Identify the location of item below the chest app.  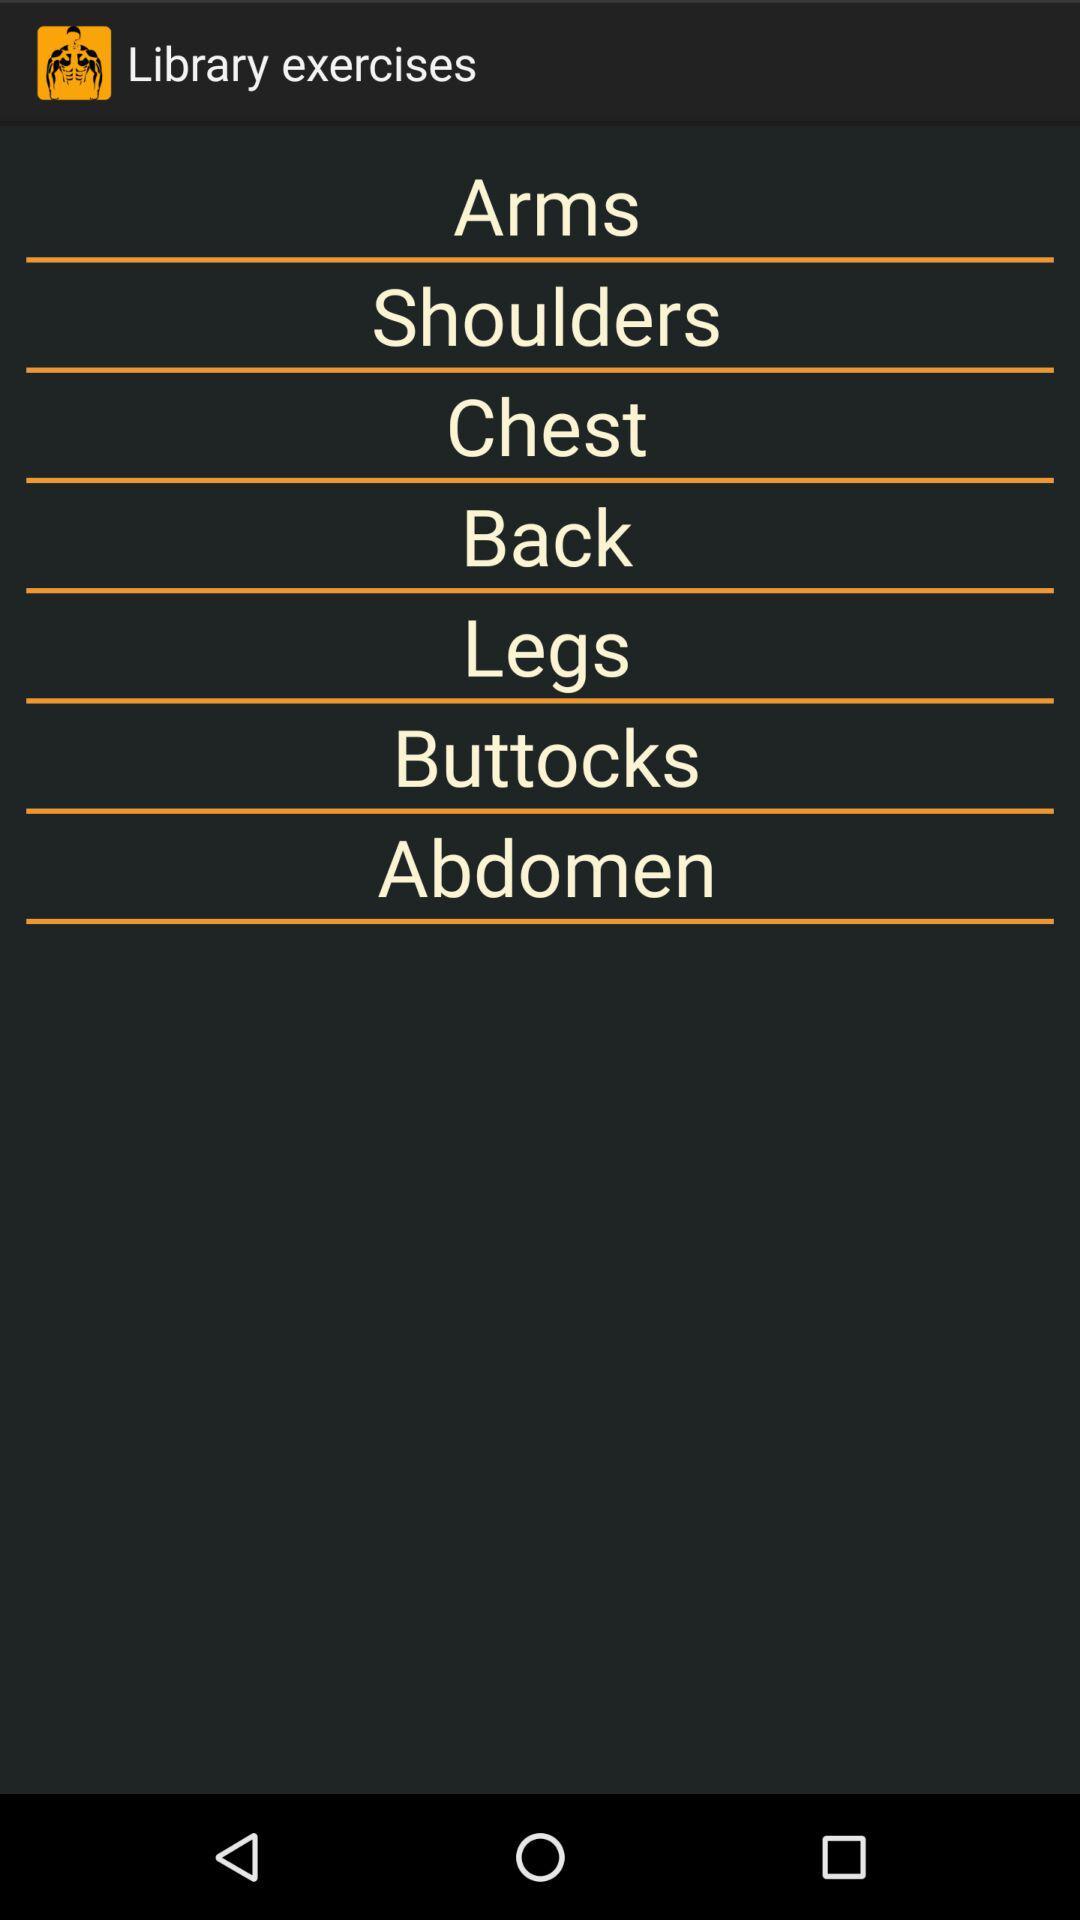
(540, 535).